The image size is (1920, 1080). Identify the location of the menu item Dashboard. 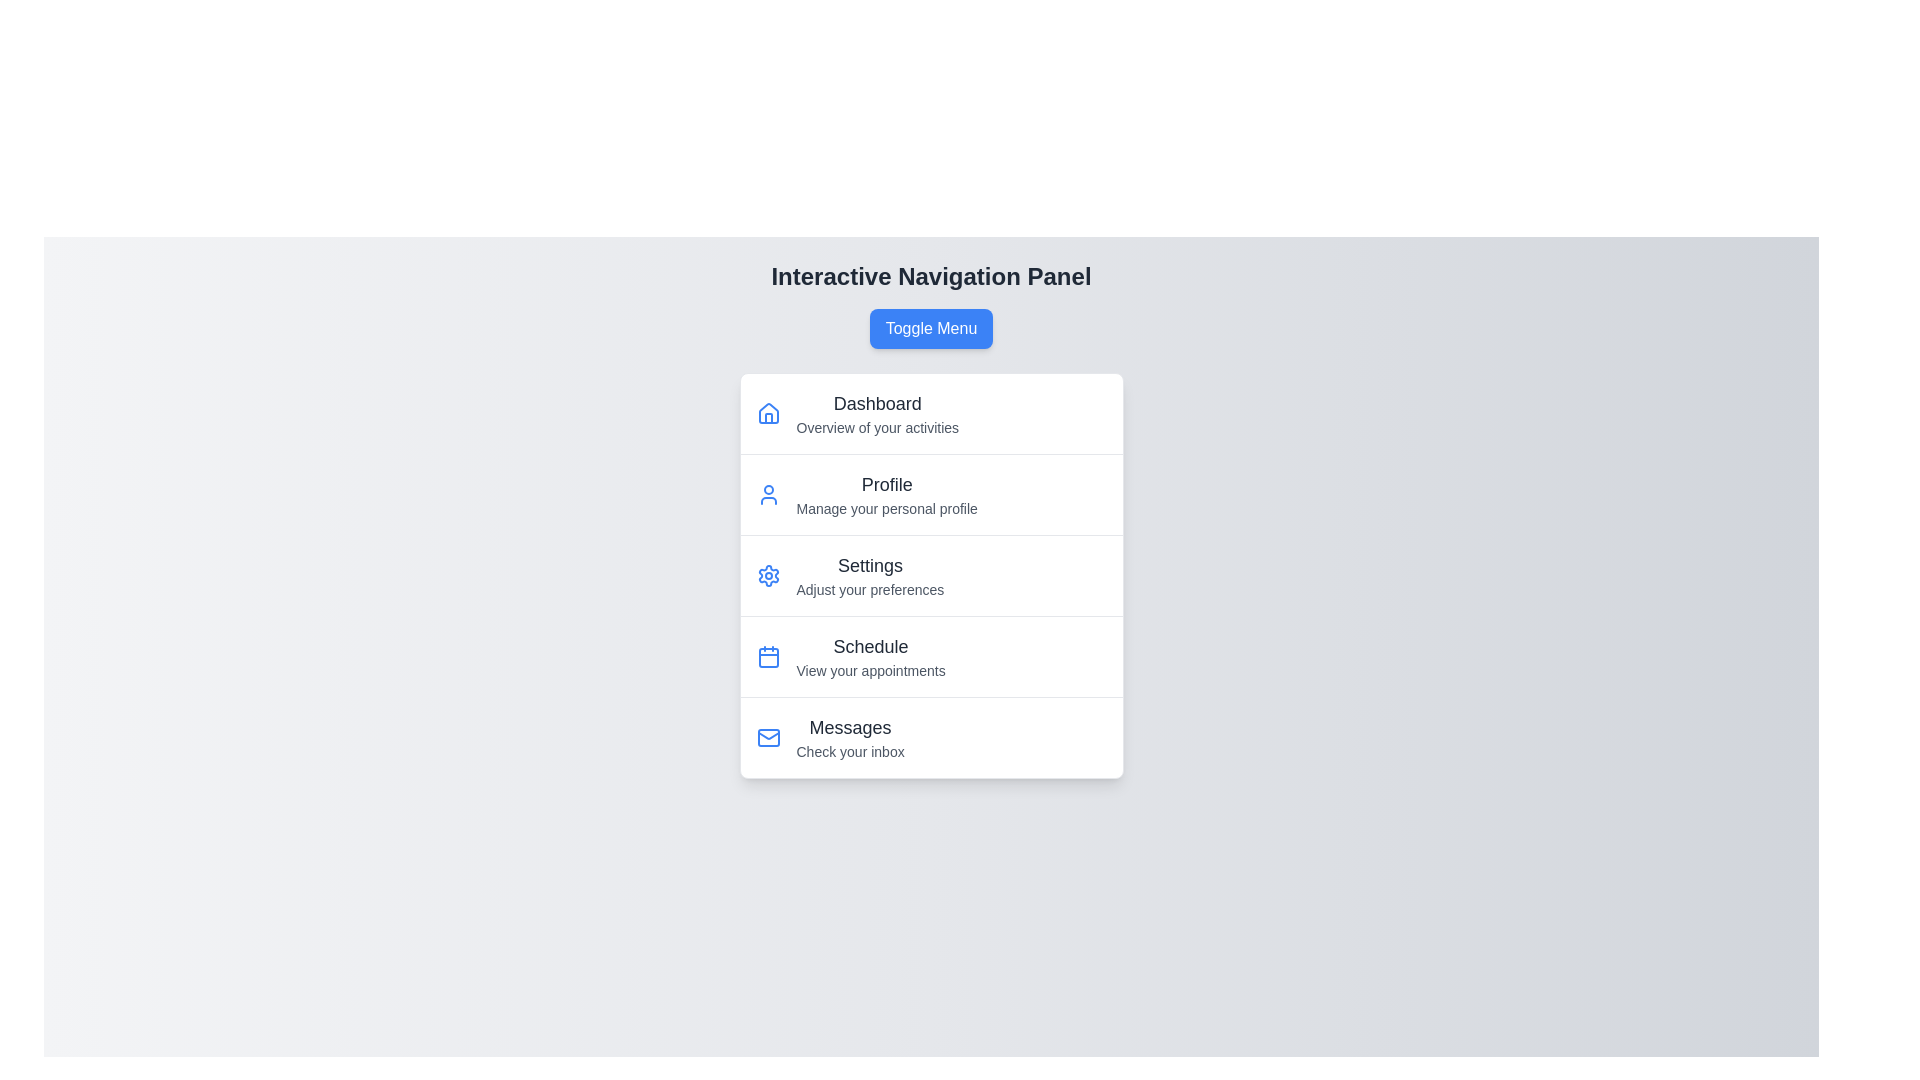
(800, 400).